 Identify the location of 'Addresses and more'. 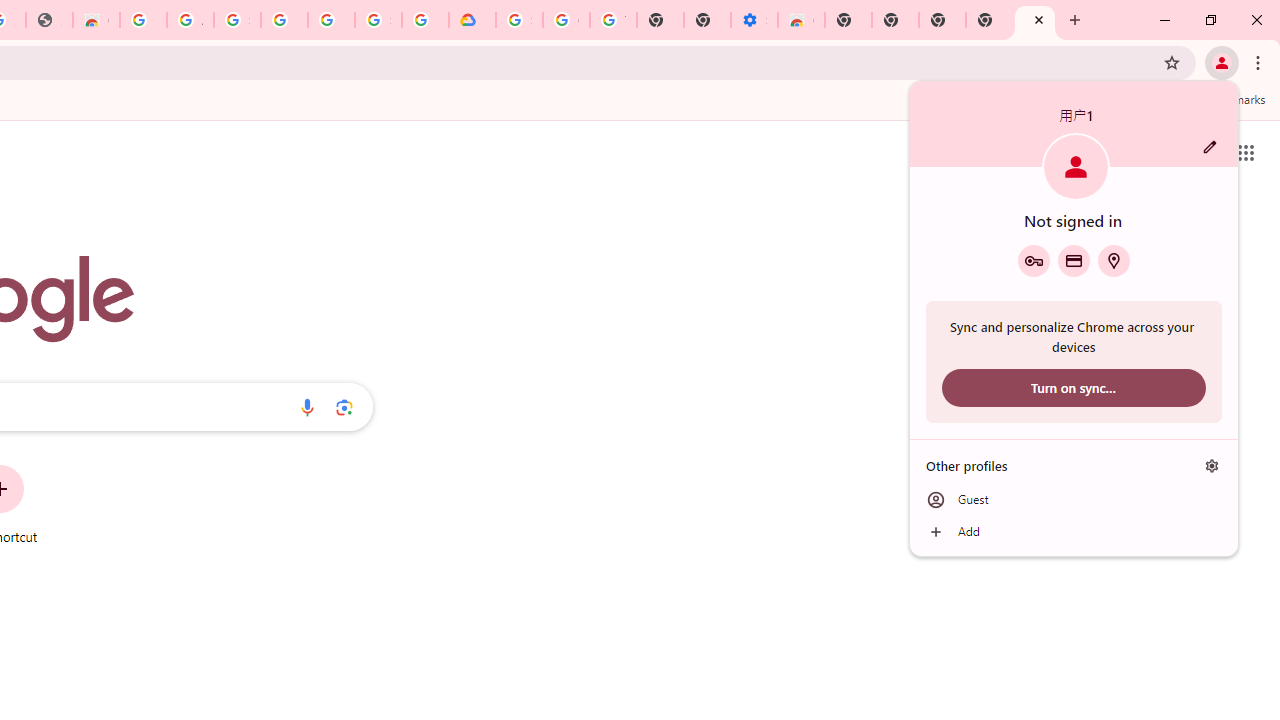
(1113, 260).